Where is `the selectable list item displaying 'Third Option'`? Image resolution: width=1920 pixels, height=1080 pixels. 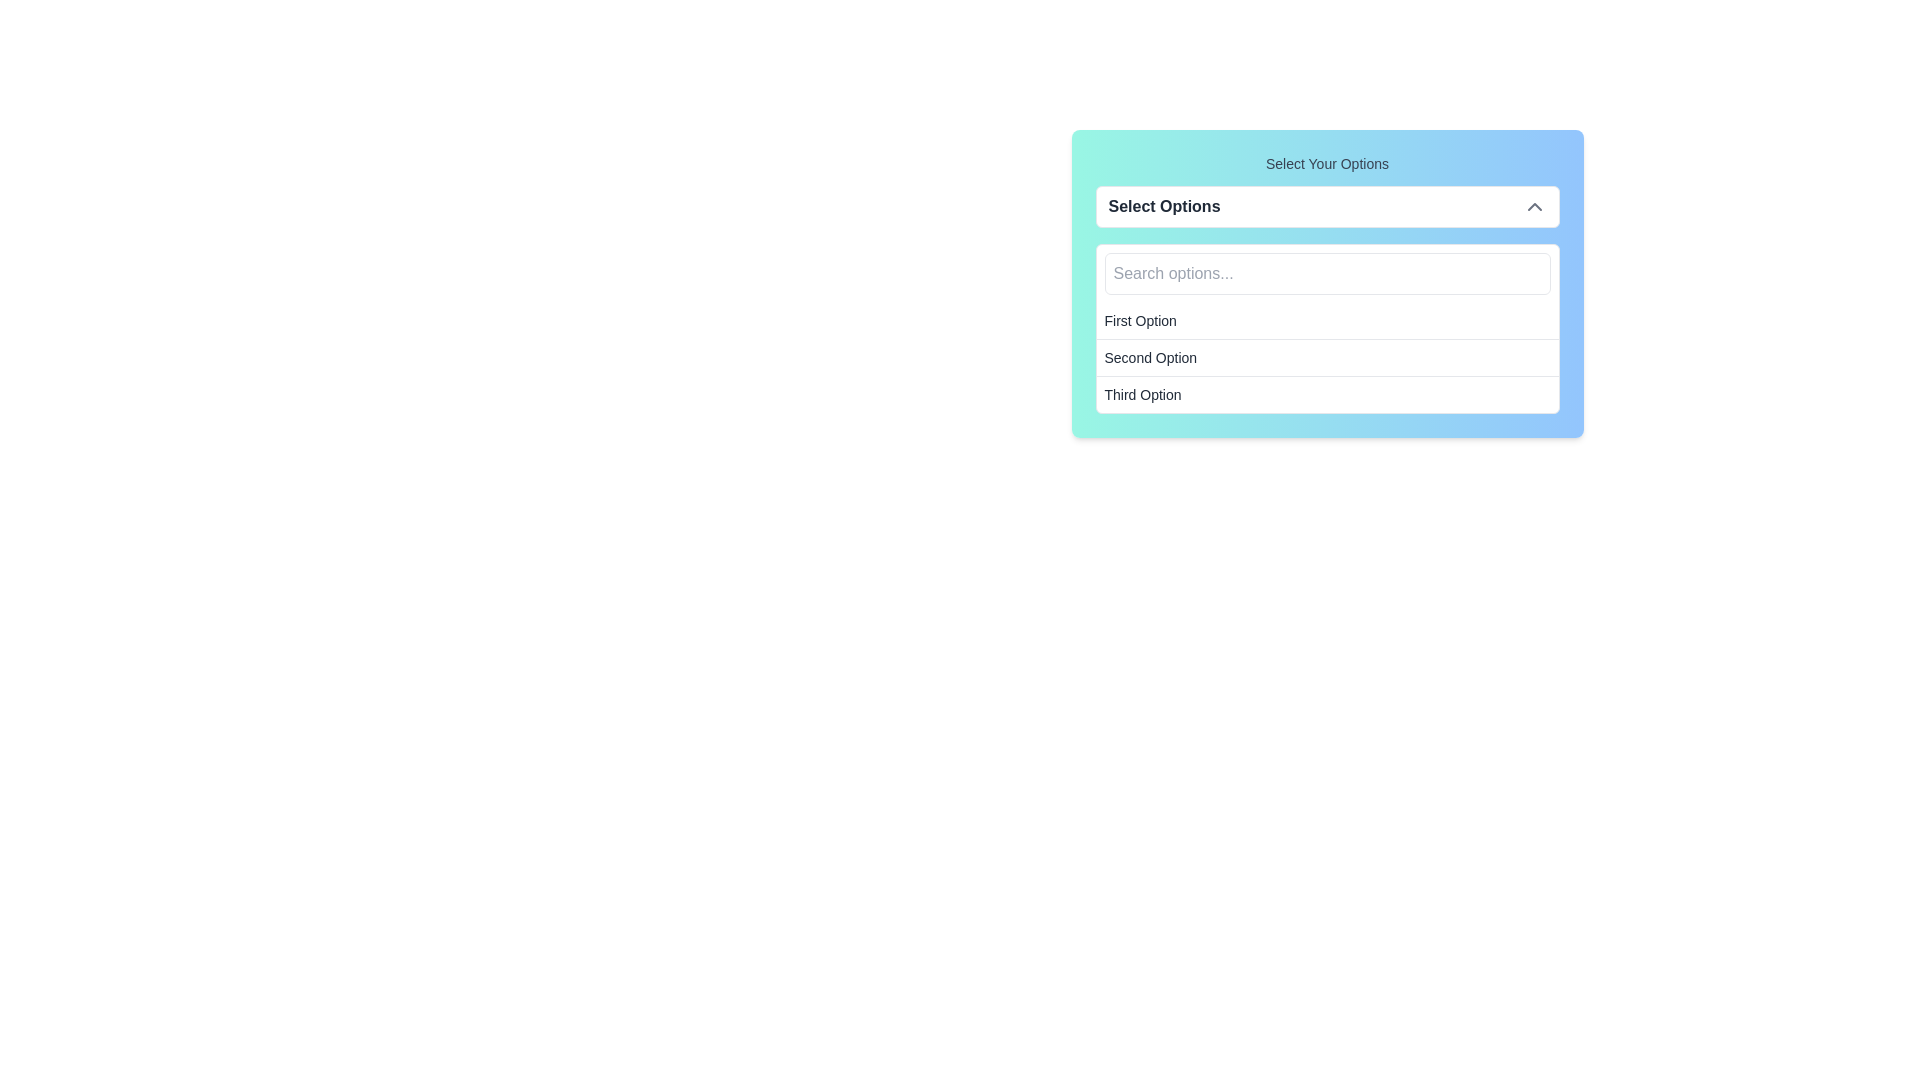 the selectable list item displaying 'Third Option' is located at coordinates (1327, 394).